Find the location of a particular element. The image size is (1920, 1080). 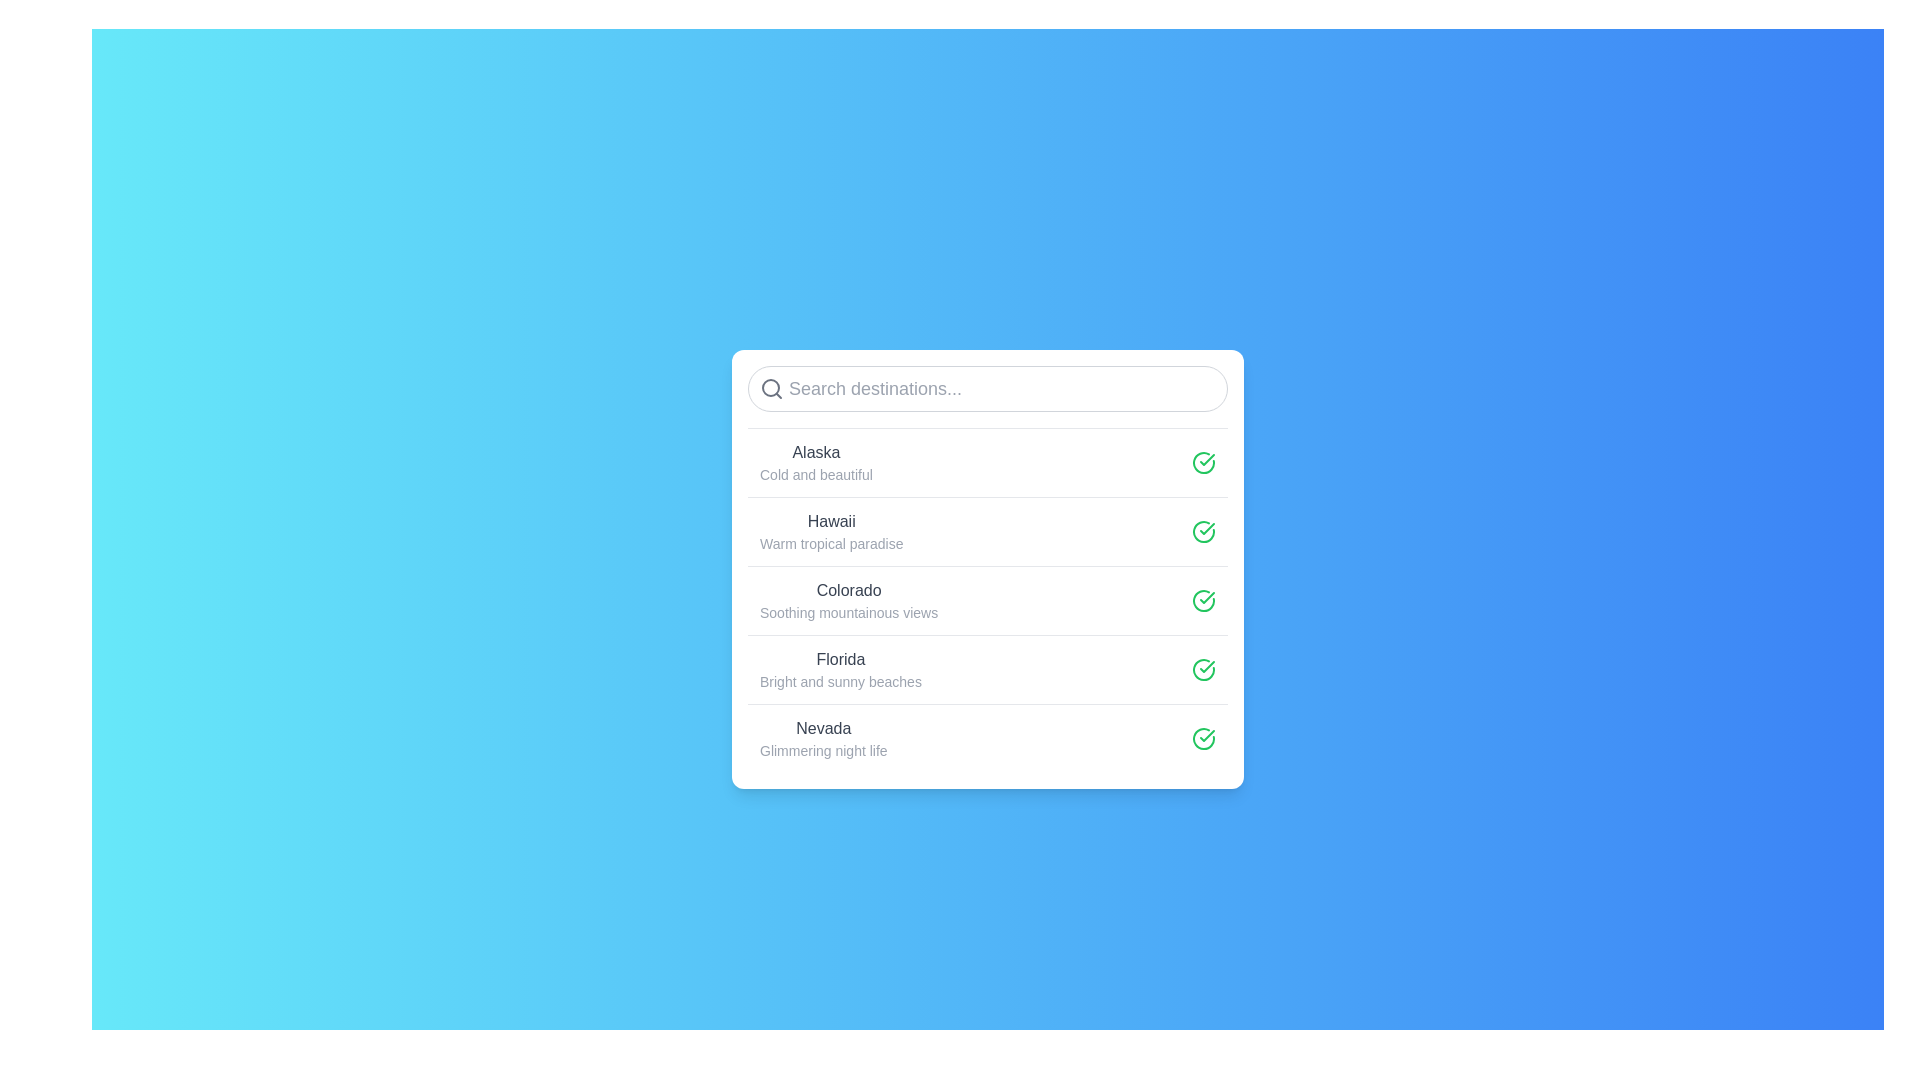

the green circular icon with a checkmark that is positioned to the right of the 'Alaska' label in the topmost row of the destinations list is located at coordinates (1203, 462).